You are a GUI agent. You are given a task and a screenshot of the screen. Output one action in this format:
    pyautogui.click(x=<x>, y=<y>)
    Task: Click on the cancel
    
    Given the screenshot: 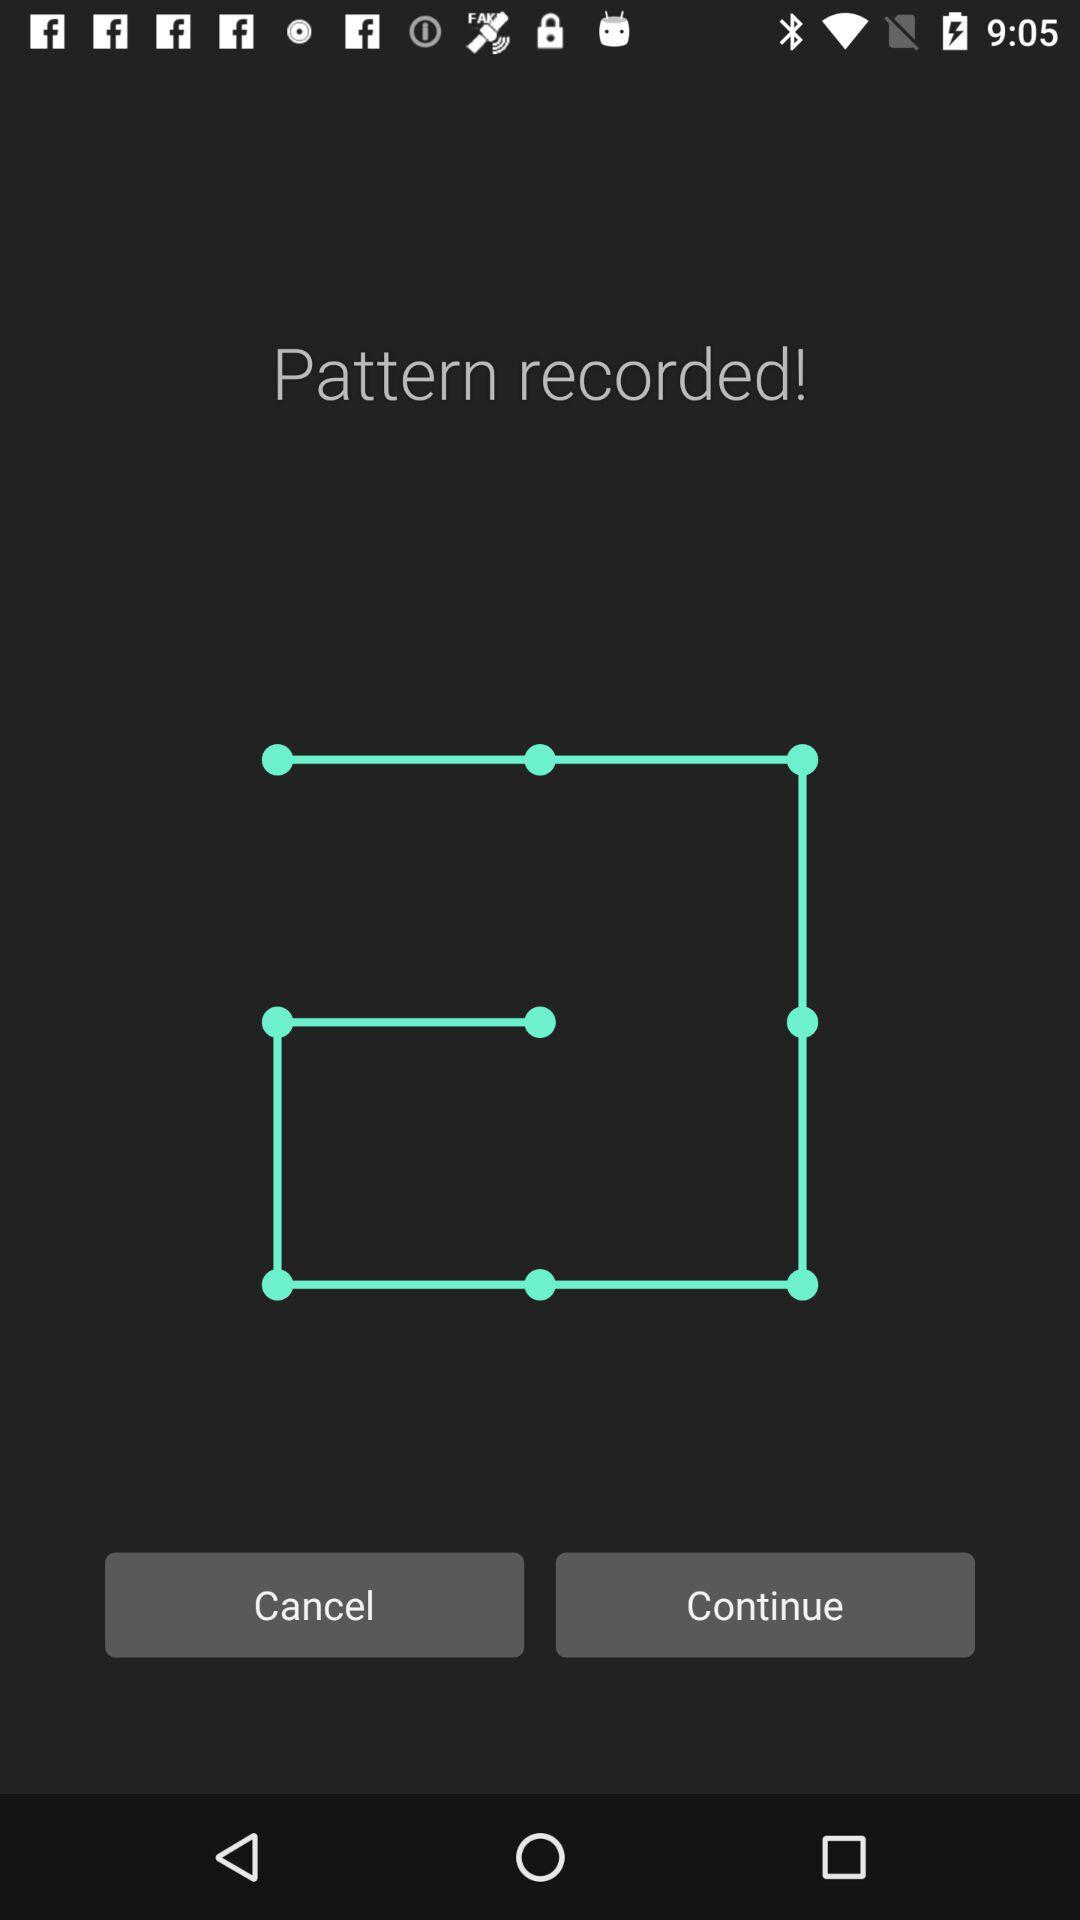 What is the action you would take?
    pyautogui.click(x=314, y=1604)
    